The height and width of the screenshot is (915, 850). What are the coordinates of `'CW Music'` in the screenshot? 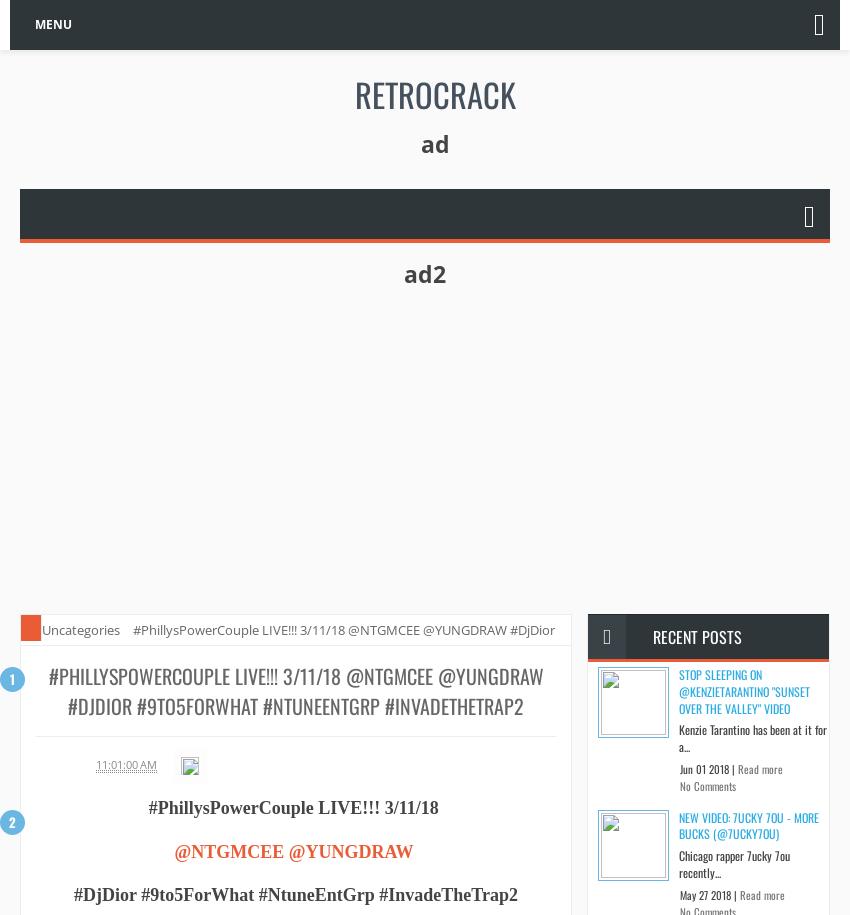 It's located at (61, 763).